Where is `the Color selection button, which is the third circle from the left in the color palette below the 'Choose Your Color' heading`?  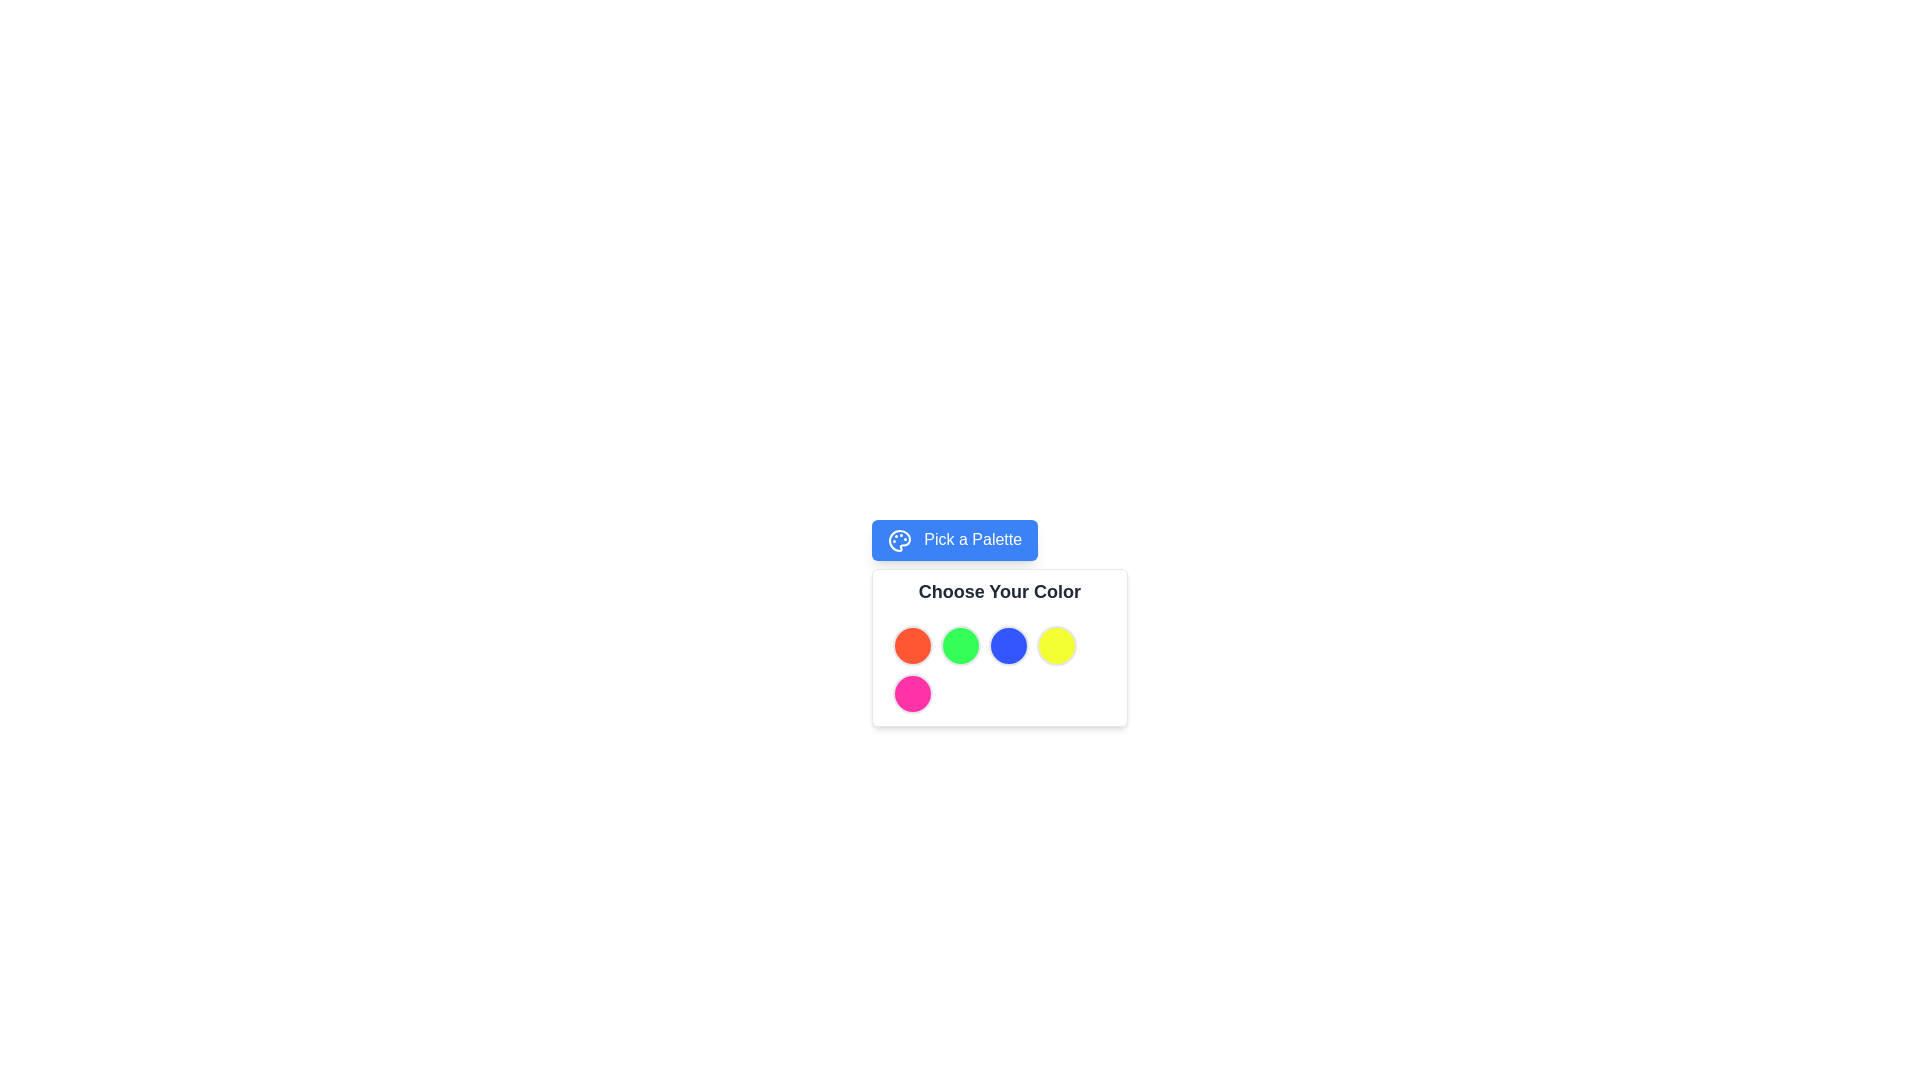 the Color selection button, which is the third circle from the left in the color palette below the 'Choose Your Color' heading is located at coordinates (999, 647).